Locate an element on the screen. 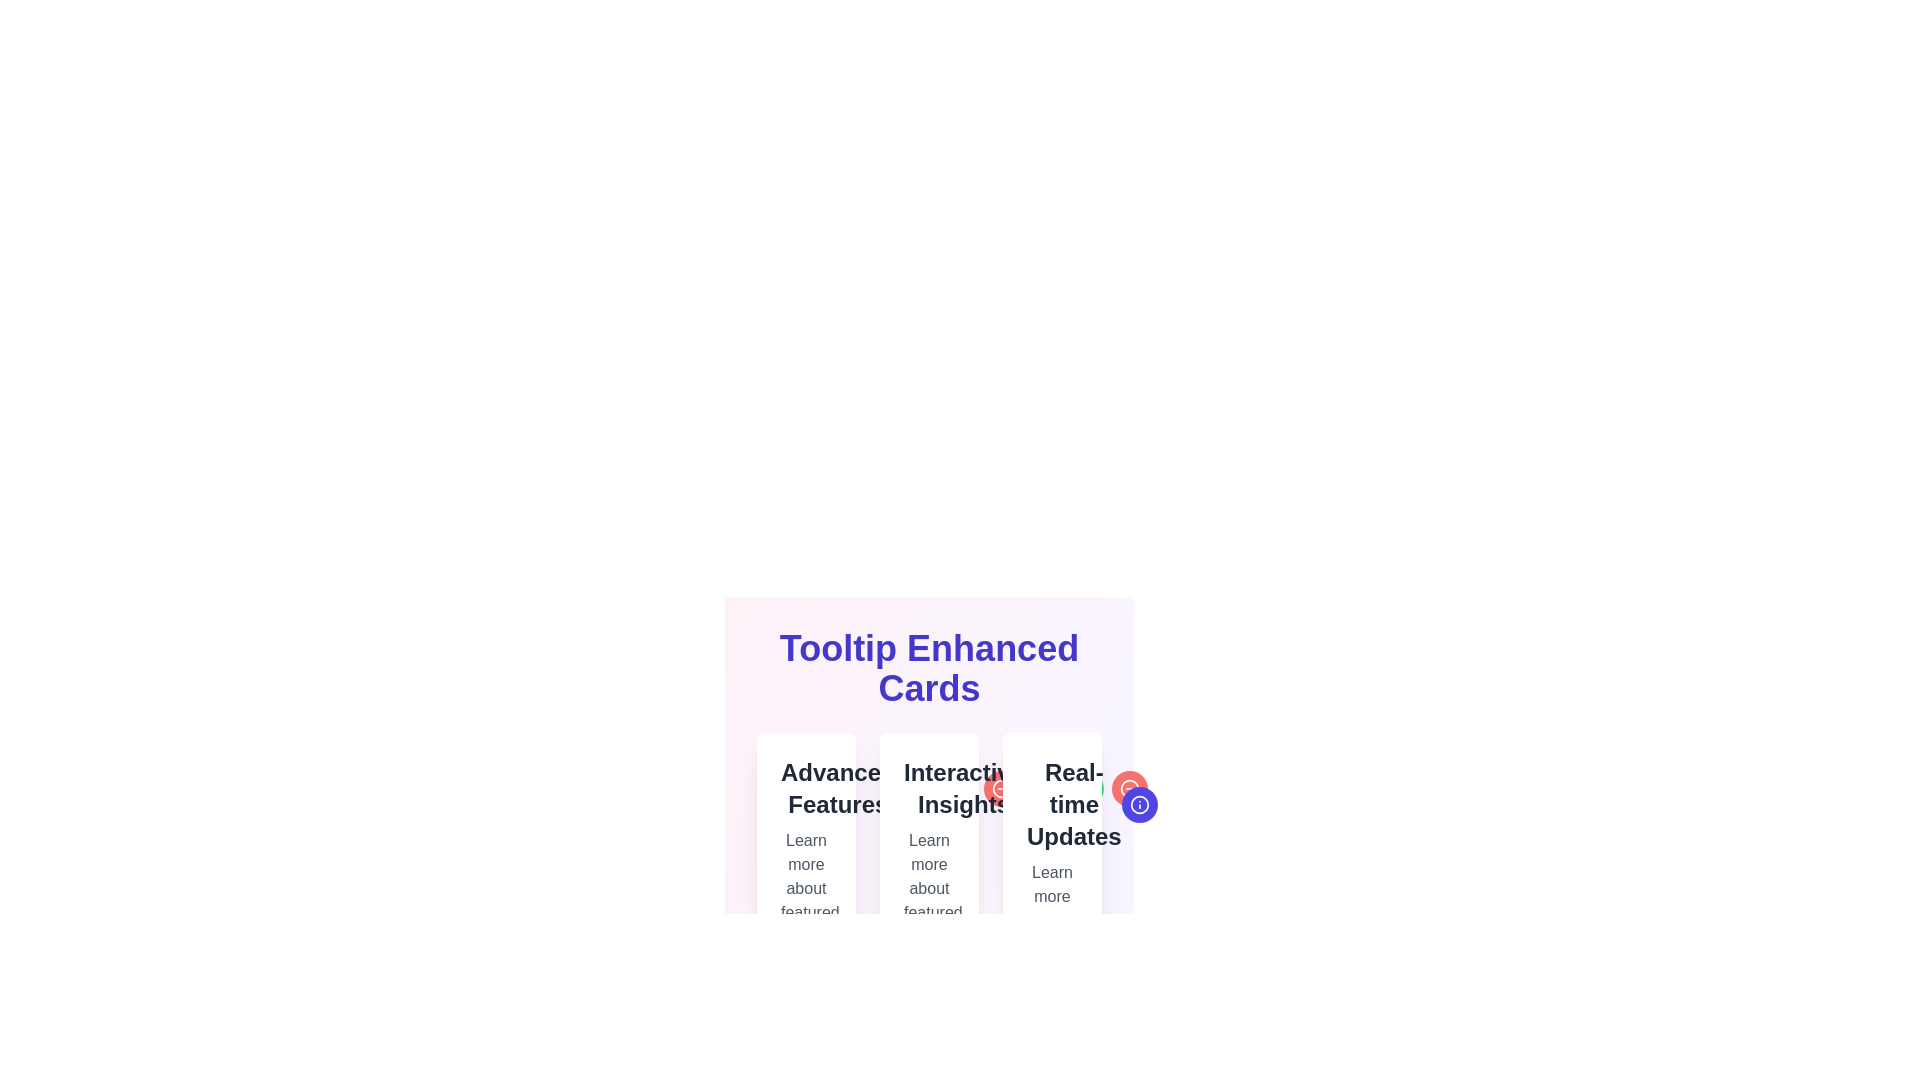 The height and width of the screenshot is (1080, 1920). the title of the third card in the 'Tooltip Enhanced Cards' section, which indicates the purpose or topic of the card's content is located at coordinates (1051, 804).